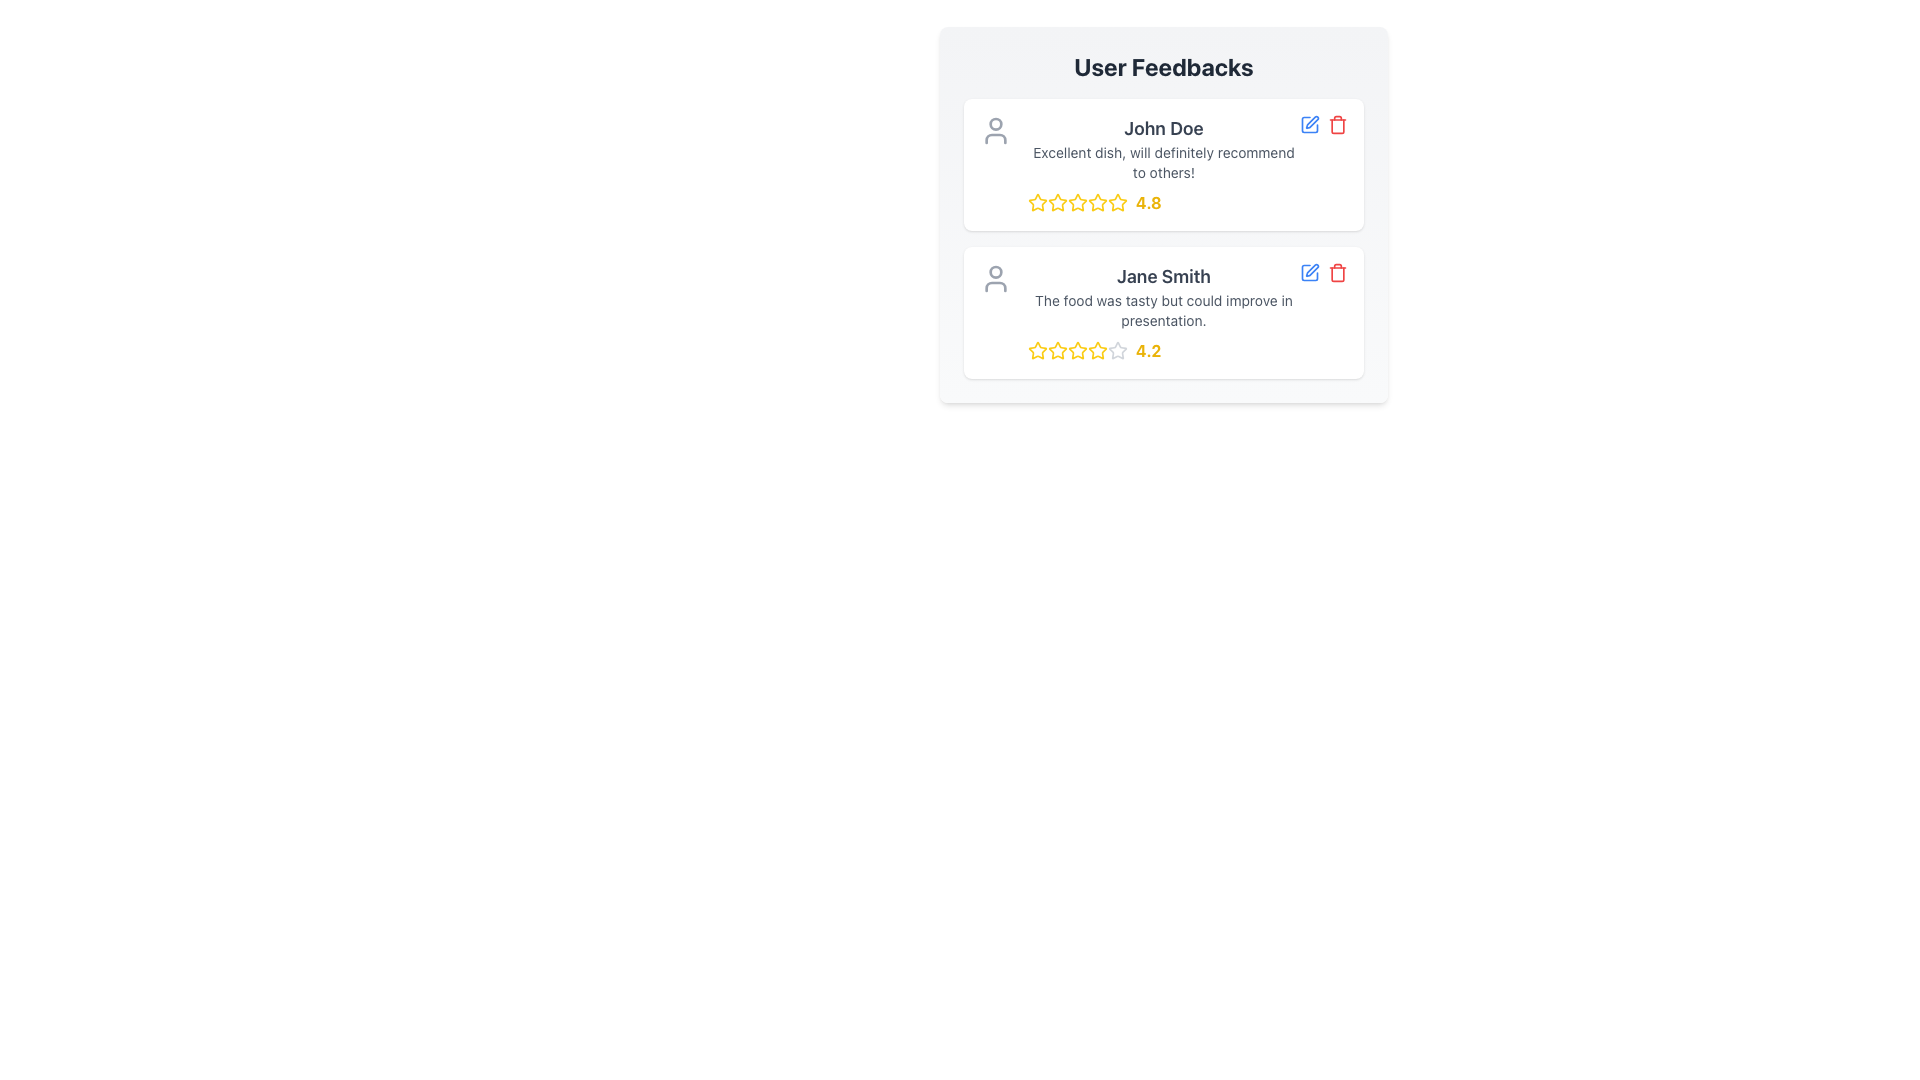 The height and width of the screenshot is (1080, 1920). Describe the element at coordinates (1077, 350) in the screenshot. I see `the fourth star icon in the rating indicator for 'Jane Smith', which visually represents a rating of four out of five stars` at that location.